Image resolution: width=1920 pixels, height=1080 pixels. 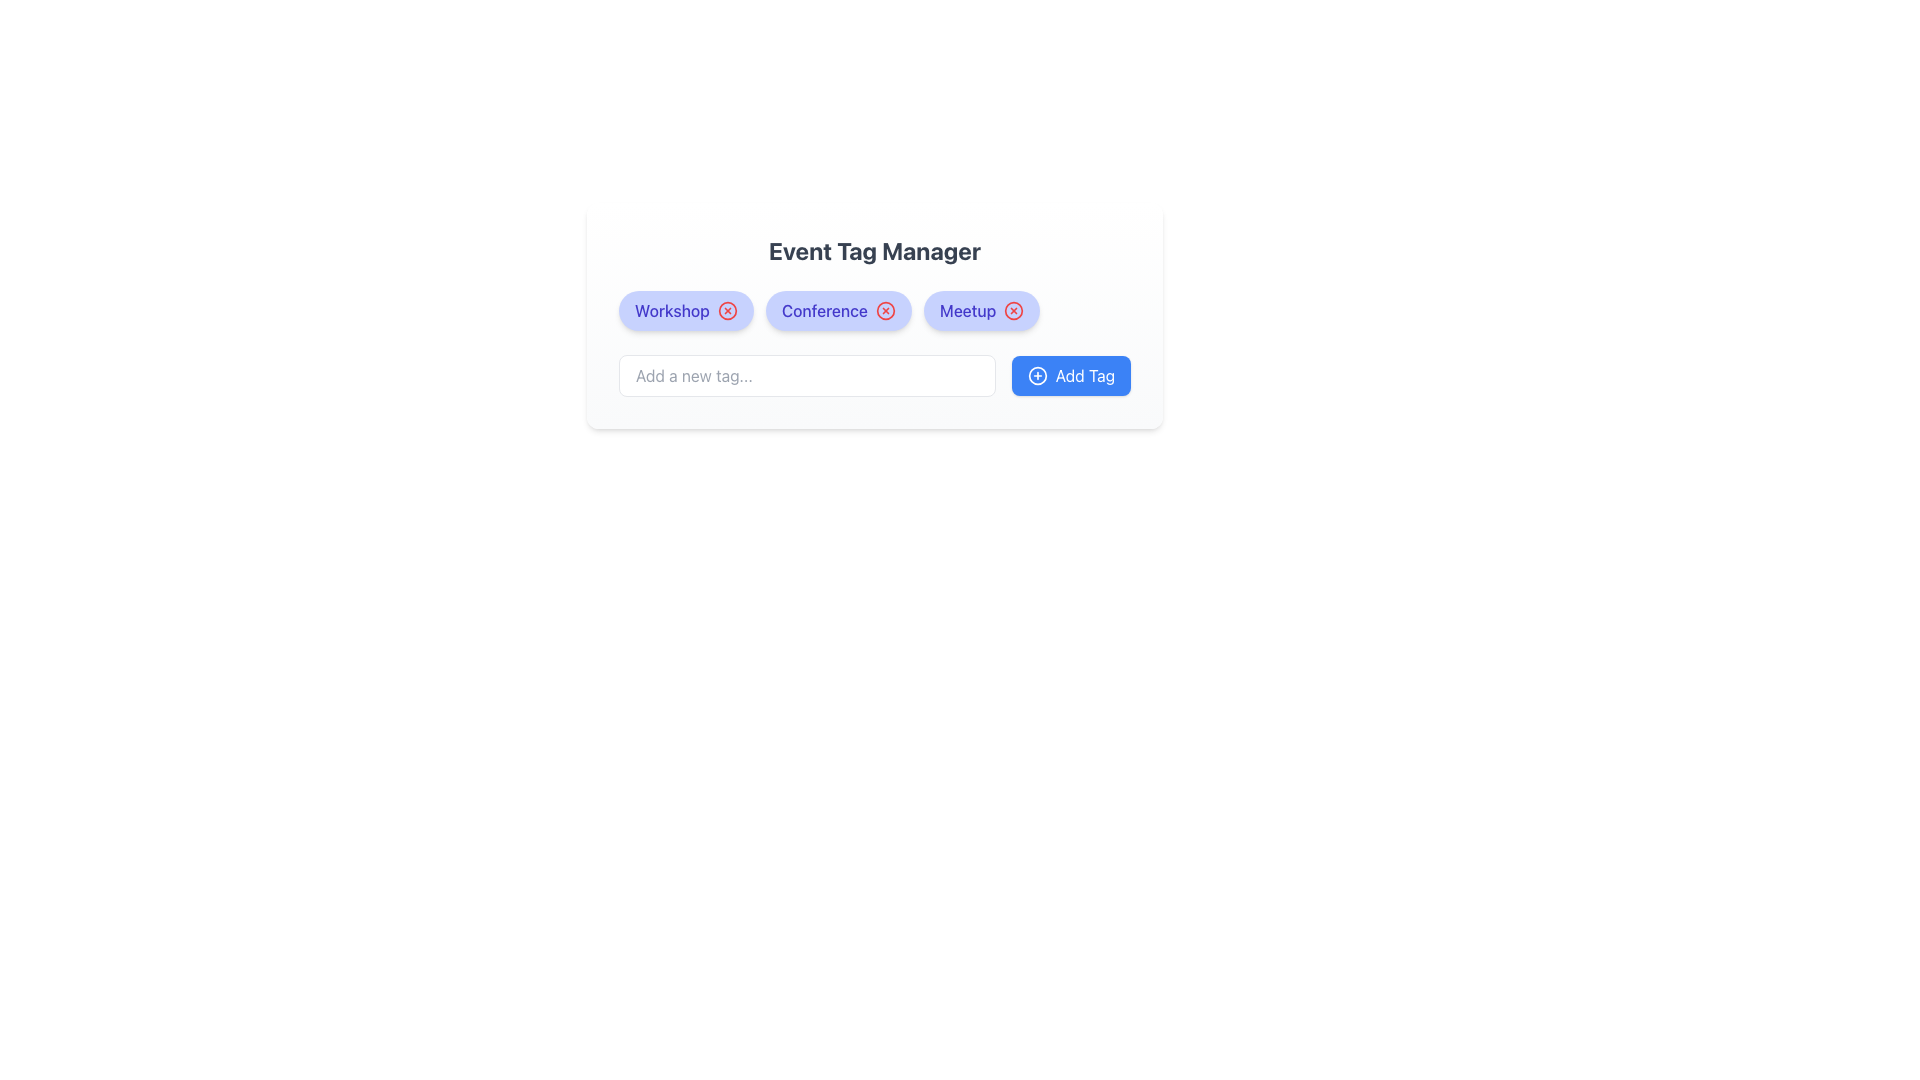 I want to click on the circular outline of the plus icon associated with the 'Add Tag' button, located to the left of the button, so click(x=1037, y=375).